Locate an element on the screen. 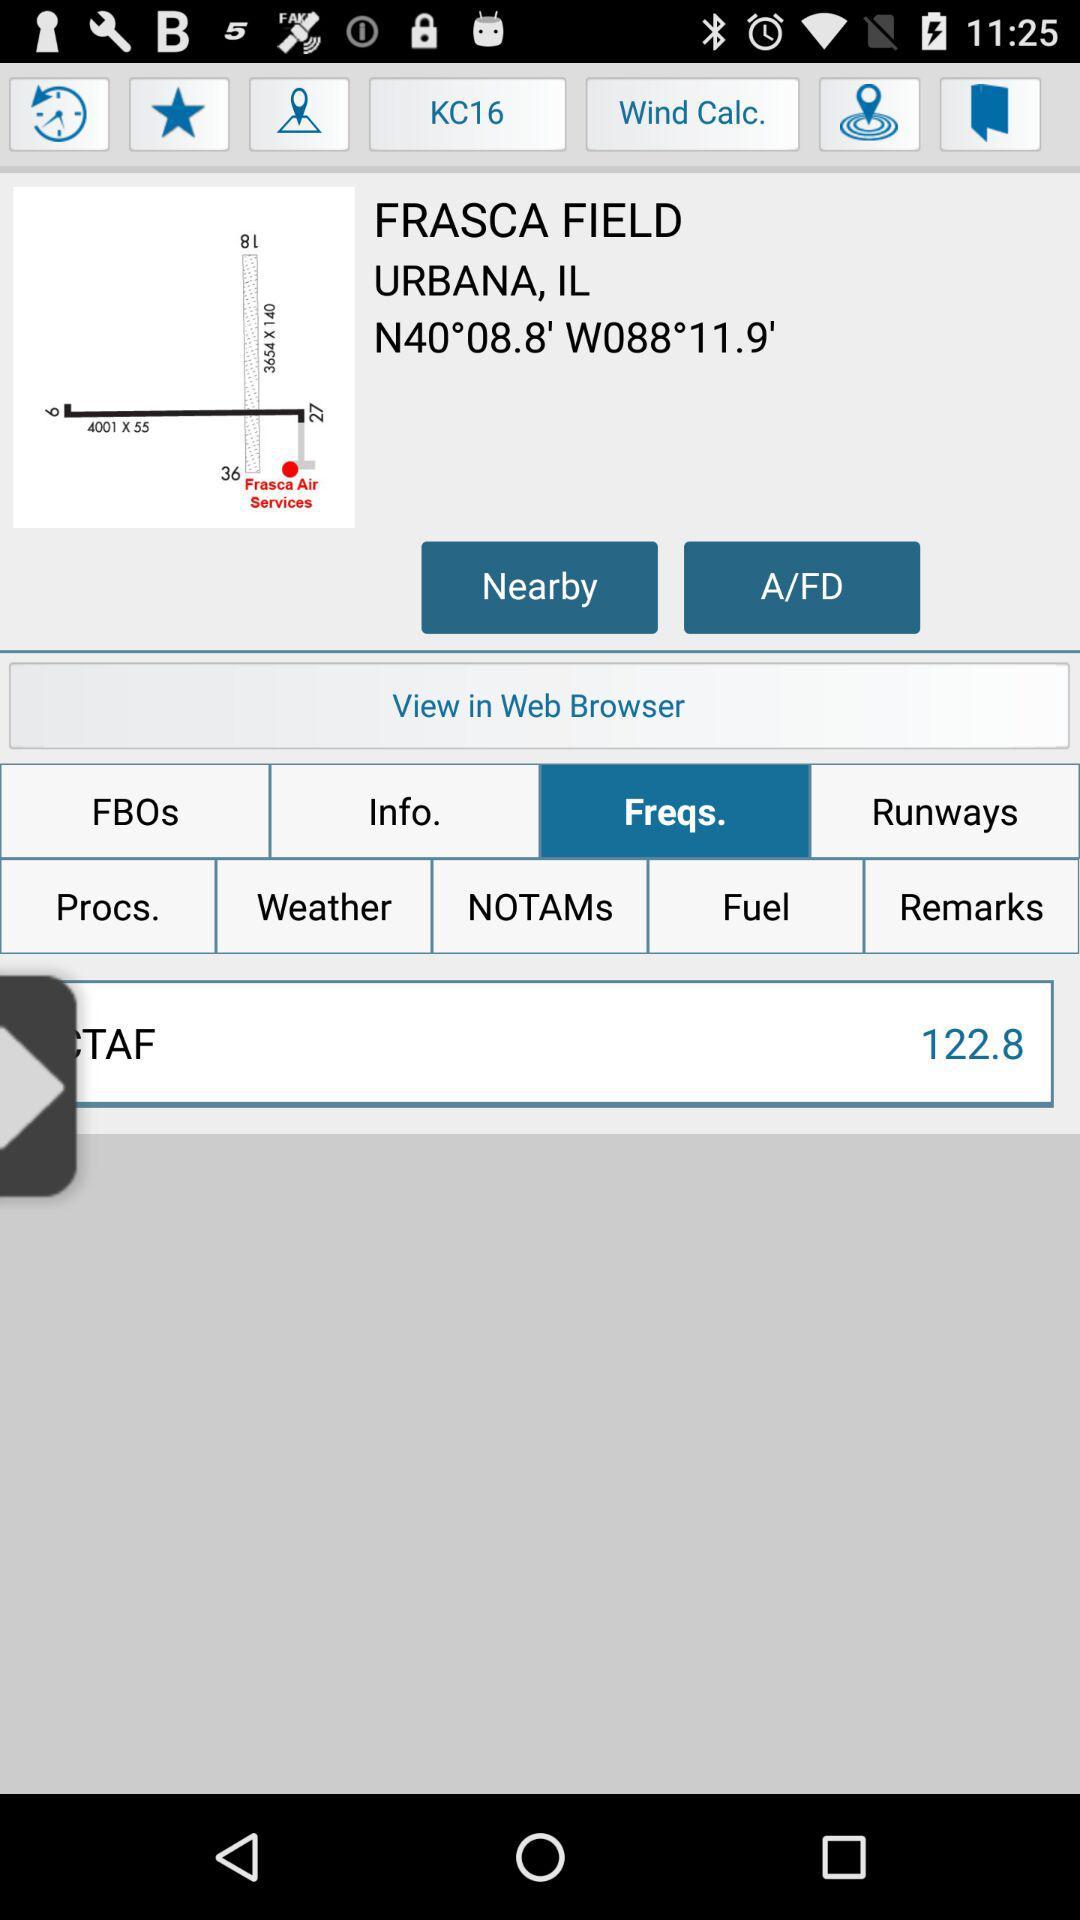 The width and height of the screenshot is (1080, 1920). button next to wind calc. is located at coordinates (869, 118).